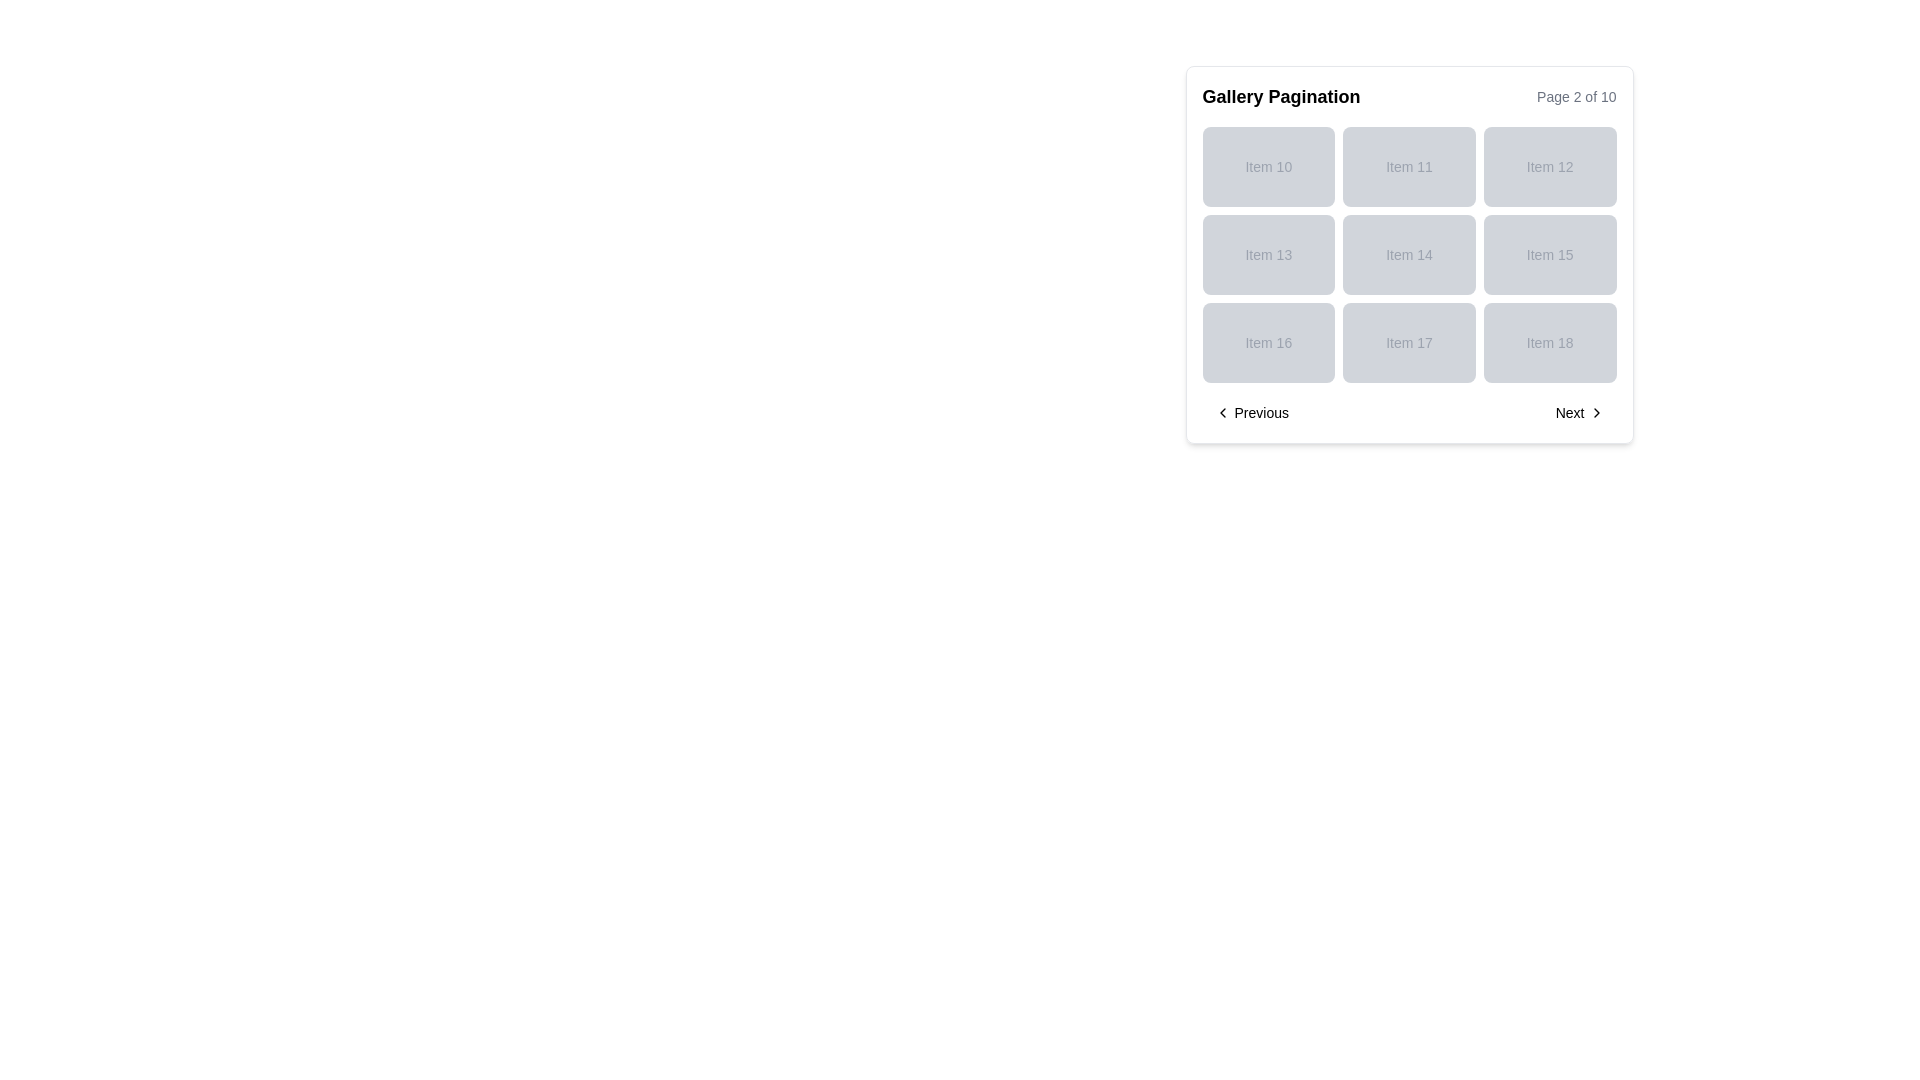 The width and height of the screenshot is (1920, 1080). I want to click on the unclickable Text Label located in the second row and second column of the grid layout, so click(1408, 253).